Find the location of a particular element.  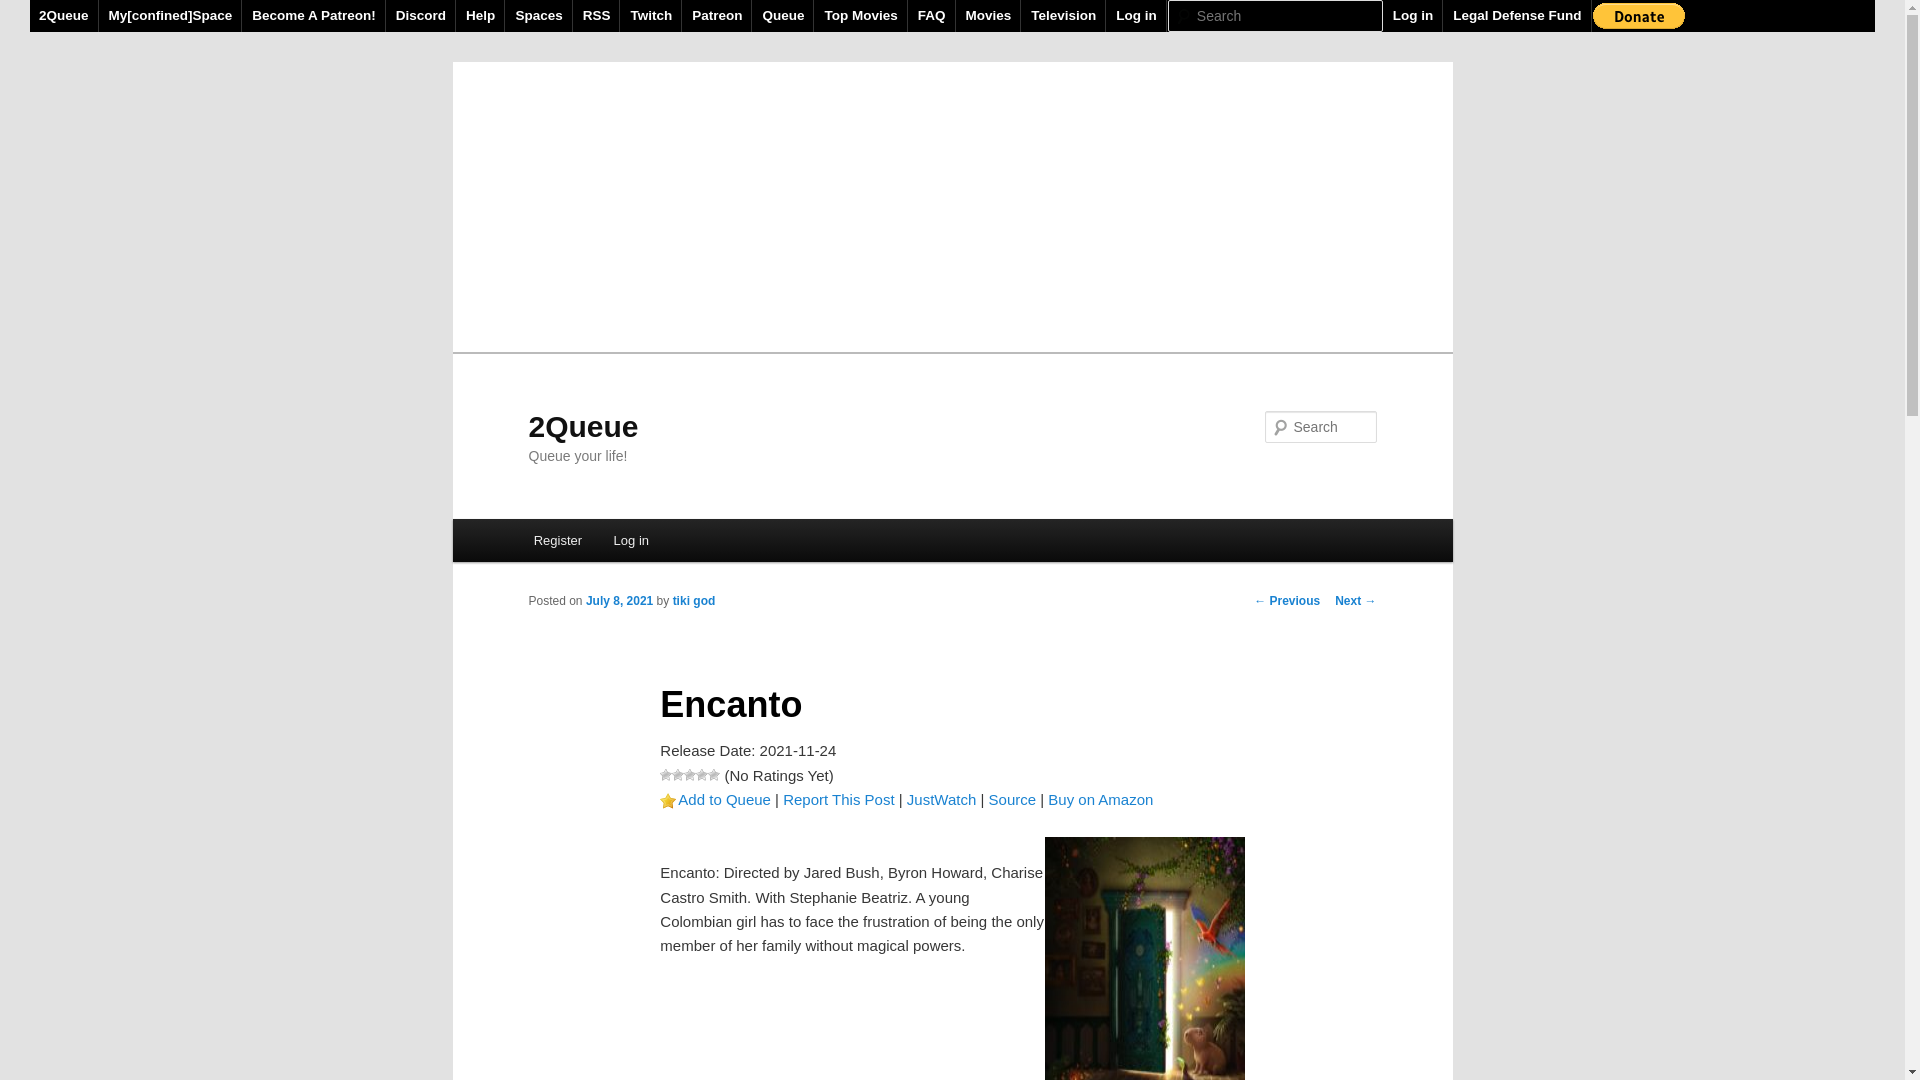

'Become A Patreon!' is located at coordinates (242, 15).